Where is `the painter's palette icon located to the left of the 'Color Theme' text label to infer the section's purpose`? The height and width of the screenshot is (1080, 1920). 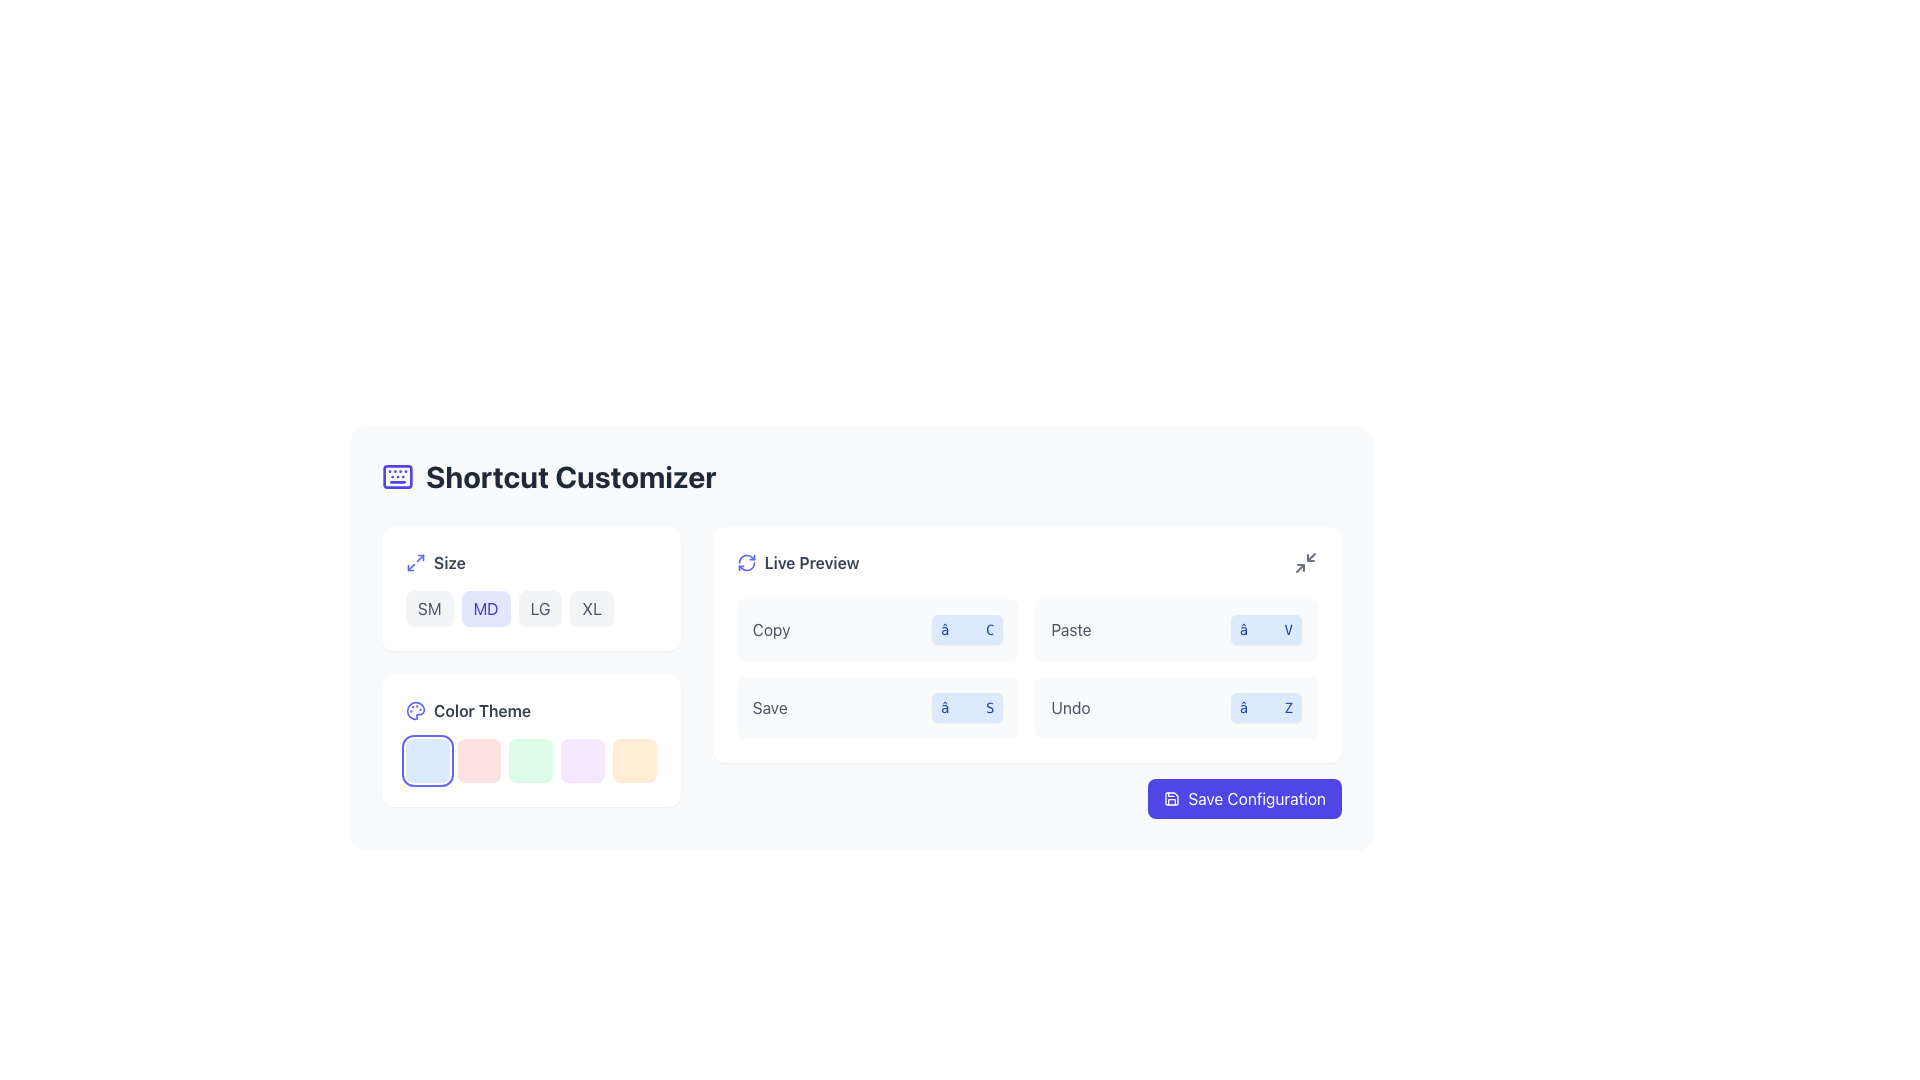 the painter's palette icon located to the left of the 'Color Theme' text label to infer the section's purpose is located at coordinates (415, 709).